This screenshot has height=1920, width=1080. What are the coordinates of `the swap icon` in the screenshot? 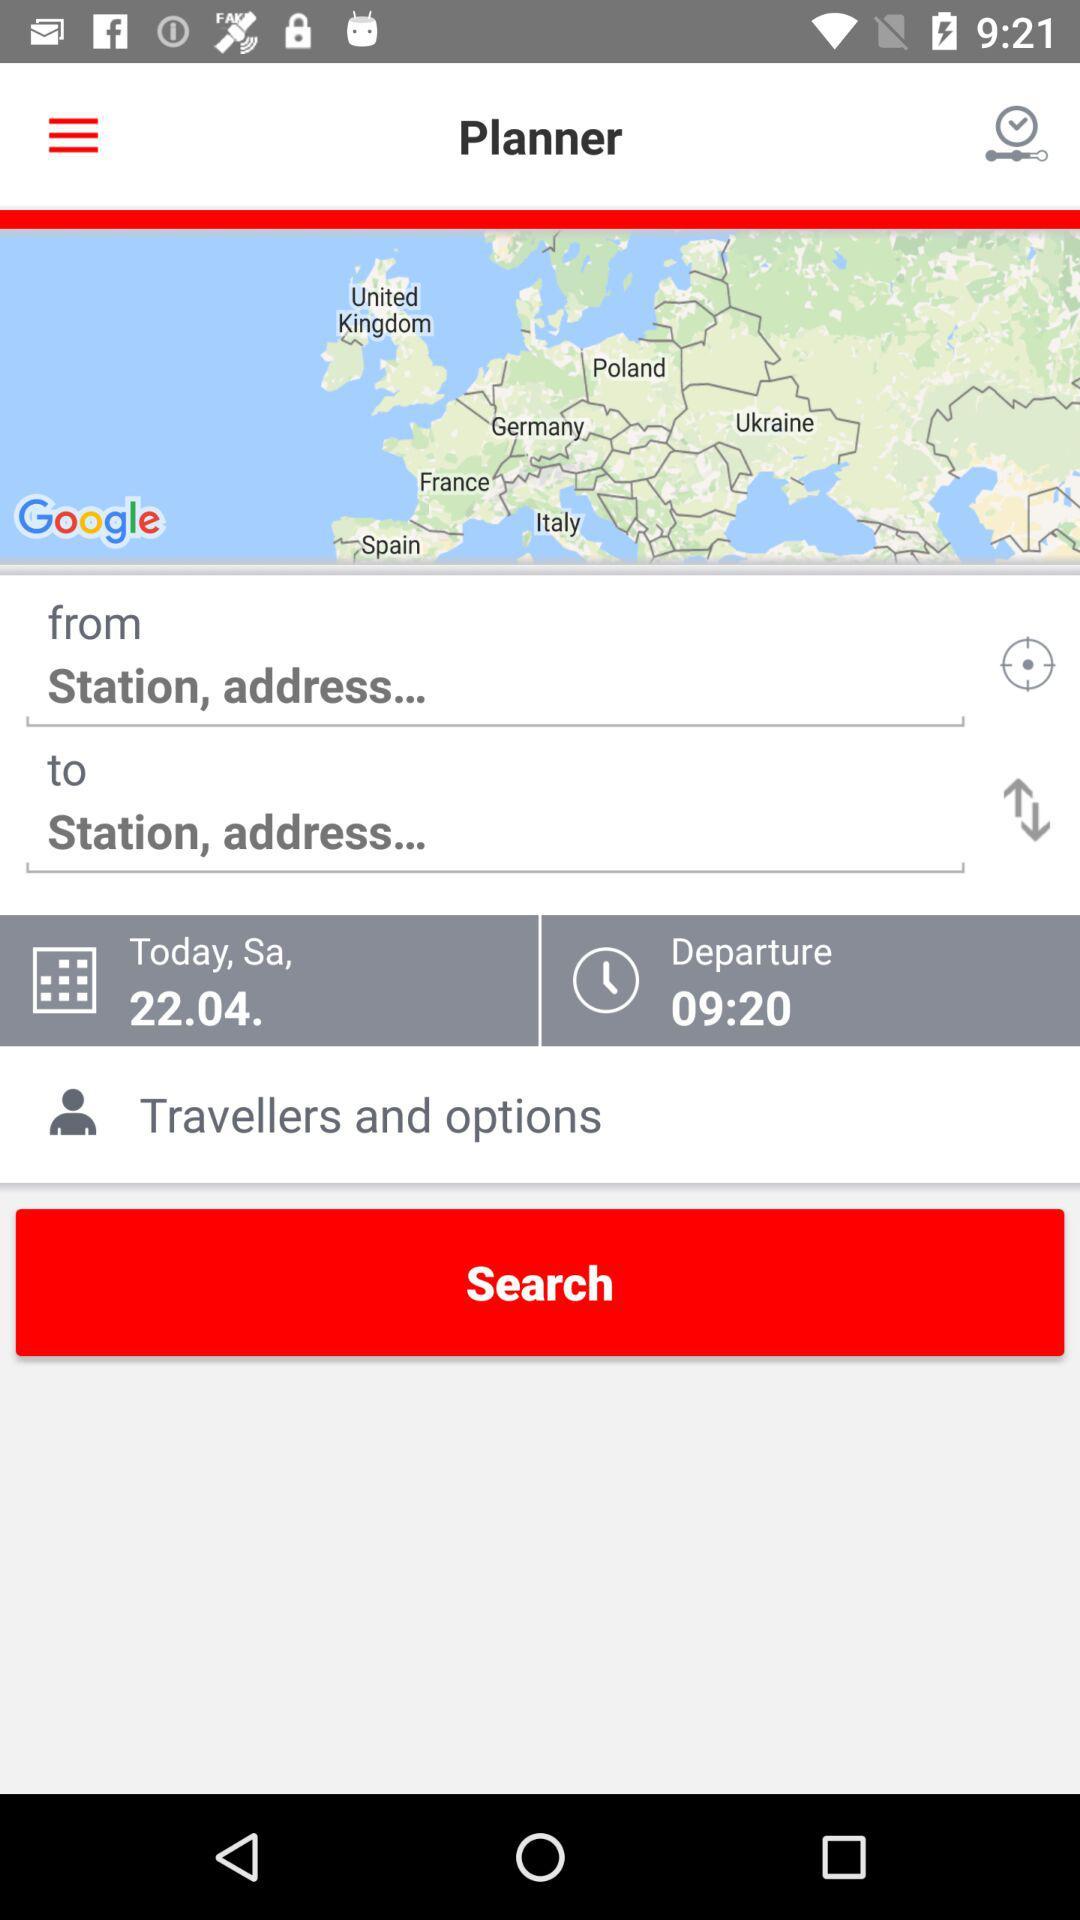 It's located at (1027, 810).